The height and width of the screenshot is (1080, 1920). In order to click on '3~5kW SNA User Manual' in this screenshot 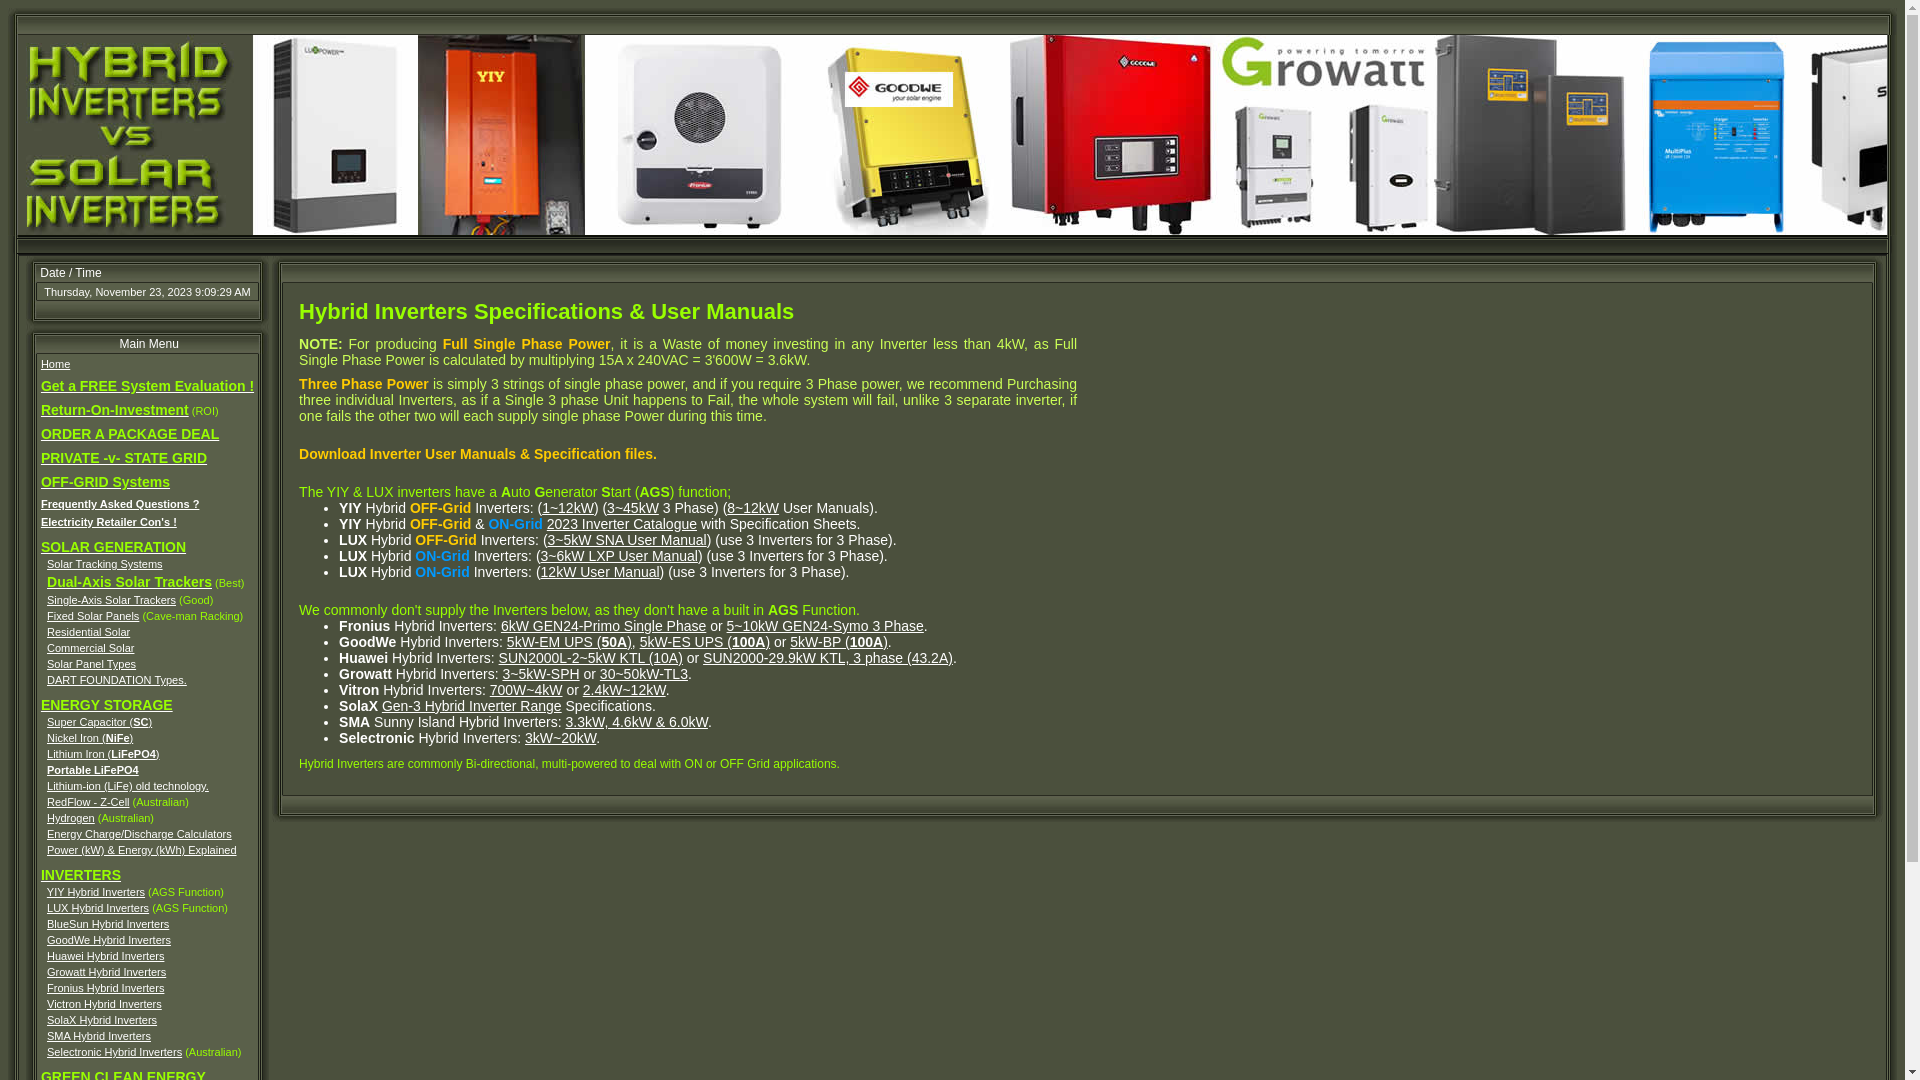, I will do `click(626, 540)`.